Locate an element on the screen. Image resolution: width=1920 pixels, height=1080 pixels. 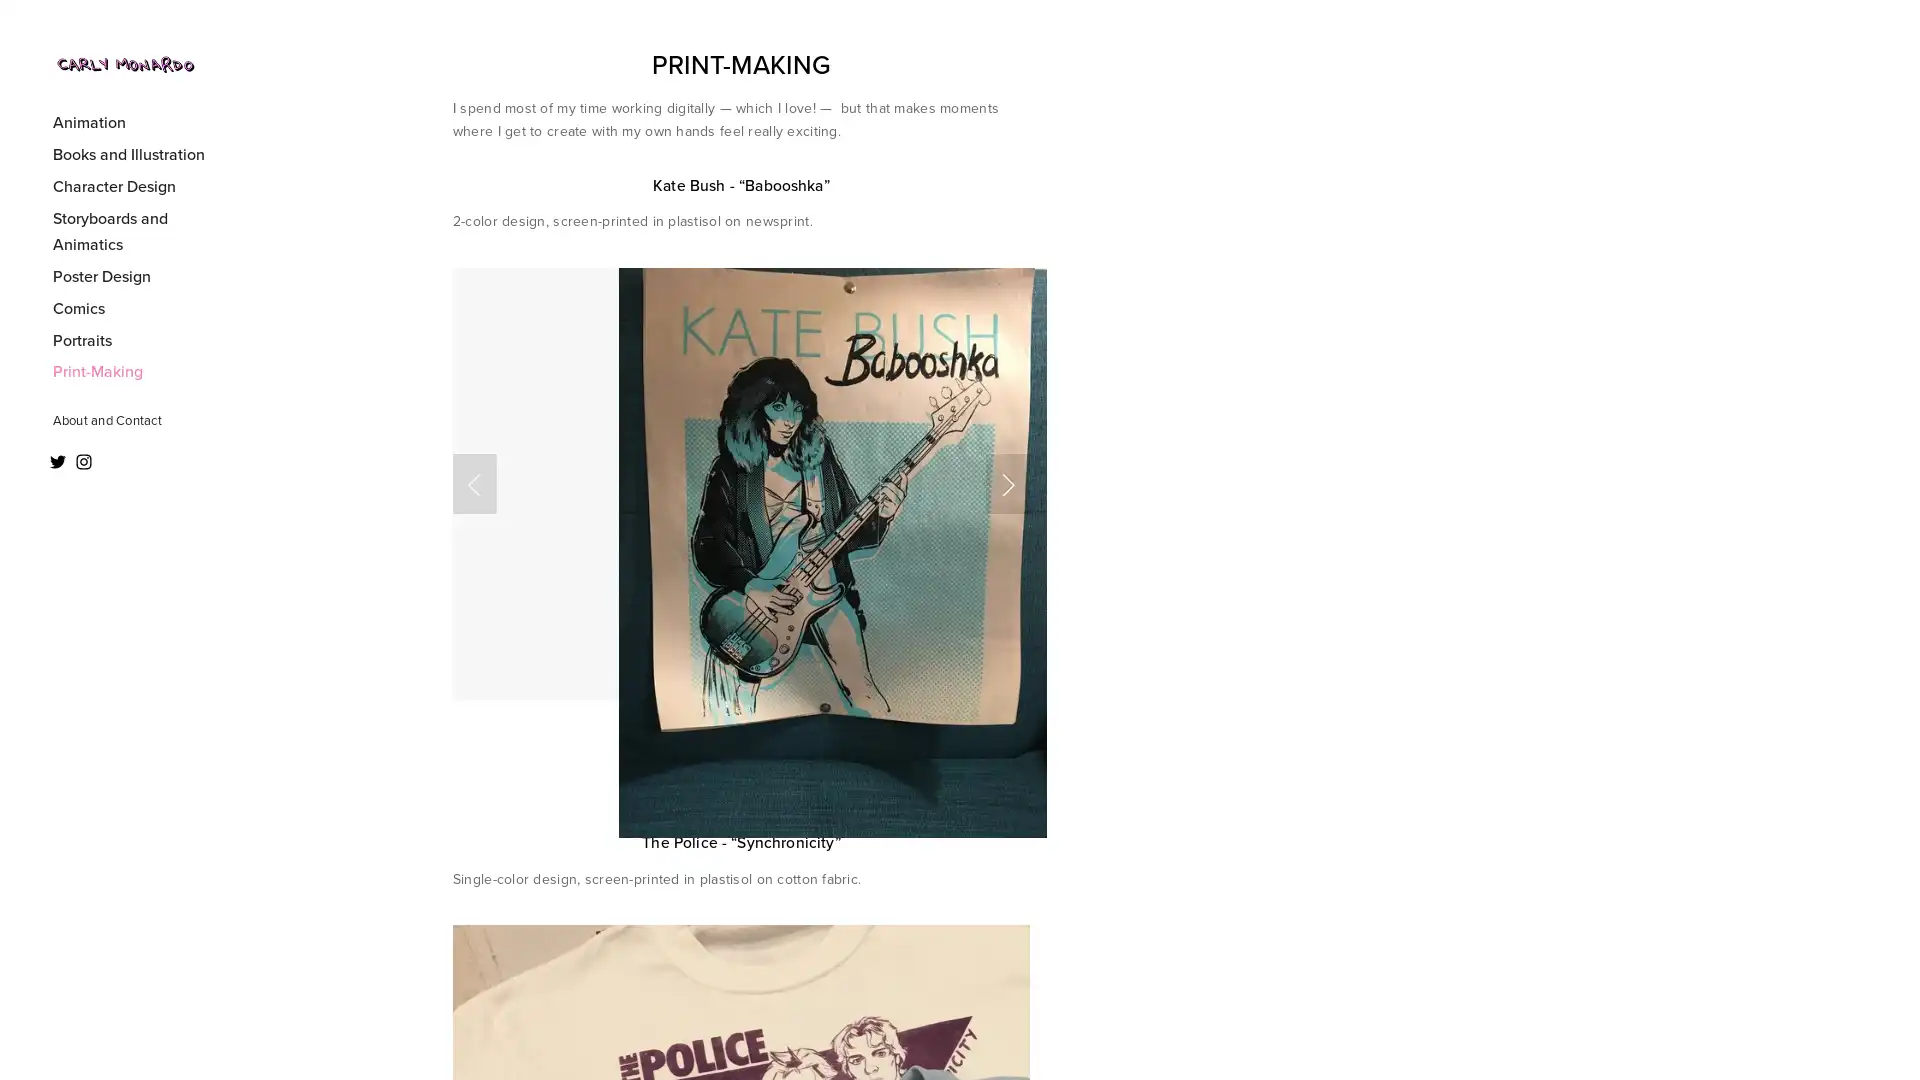
Slide 3 is located at coordinates (801, 759).